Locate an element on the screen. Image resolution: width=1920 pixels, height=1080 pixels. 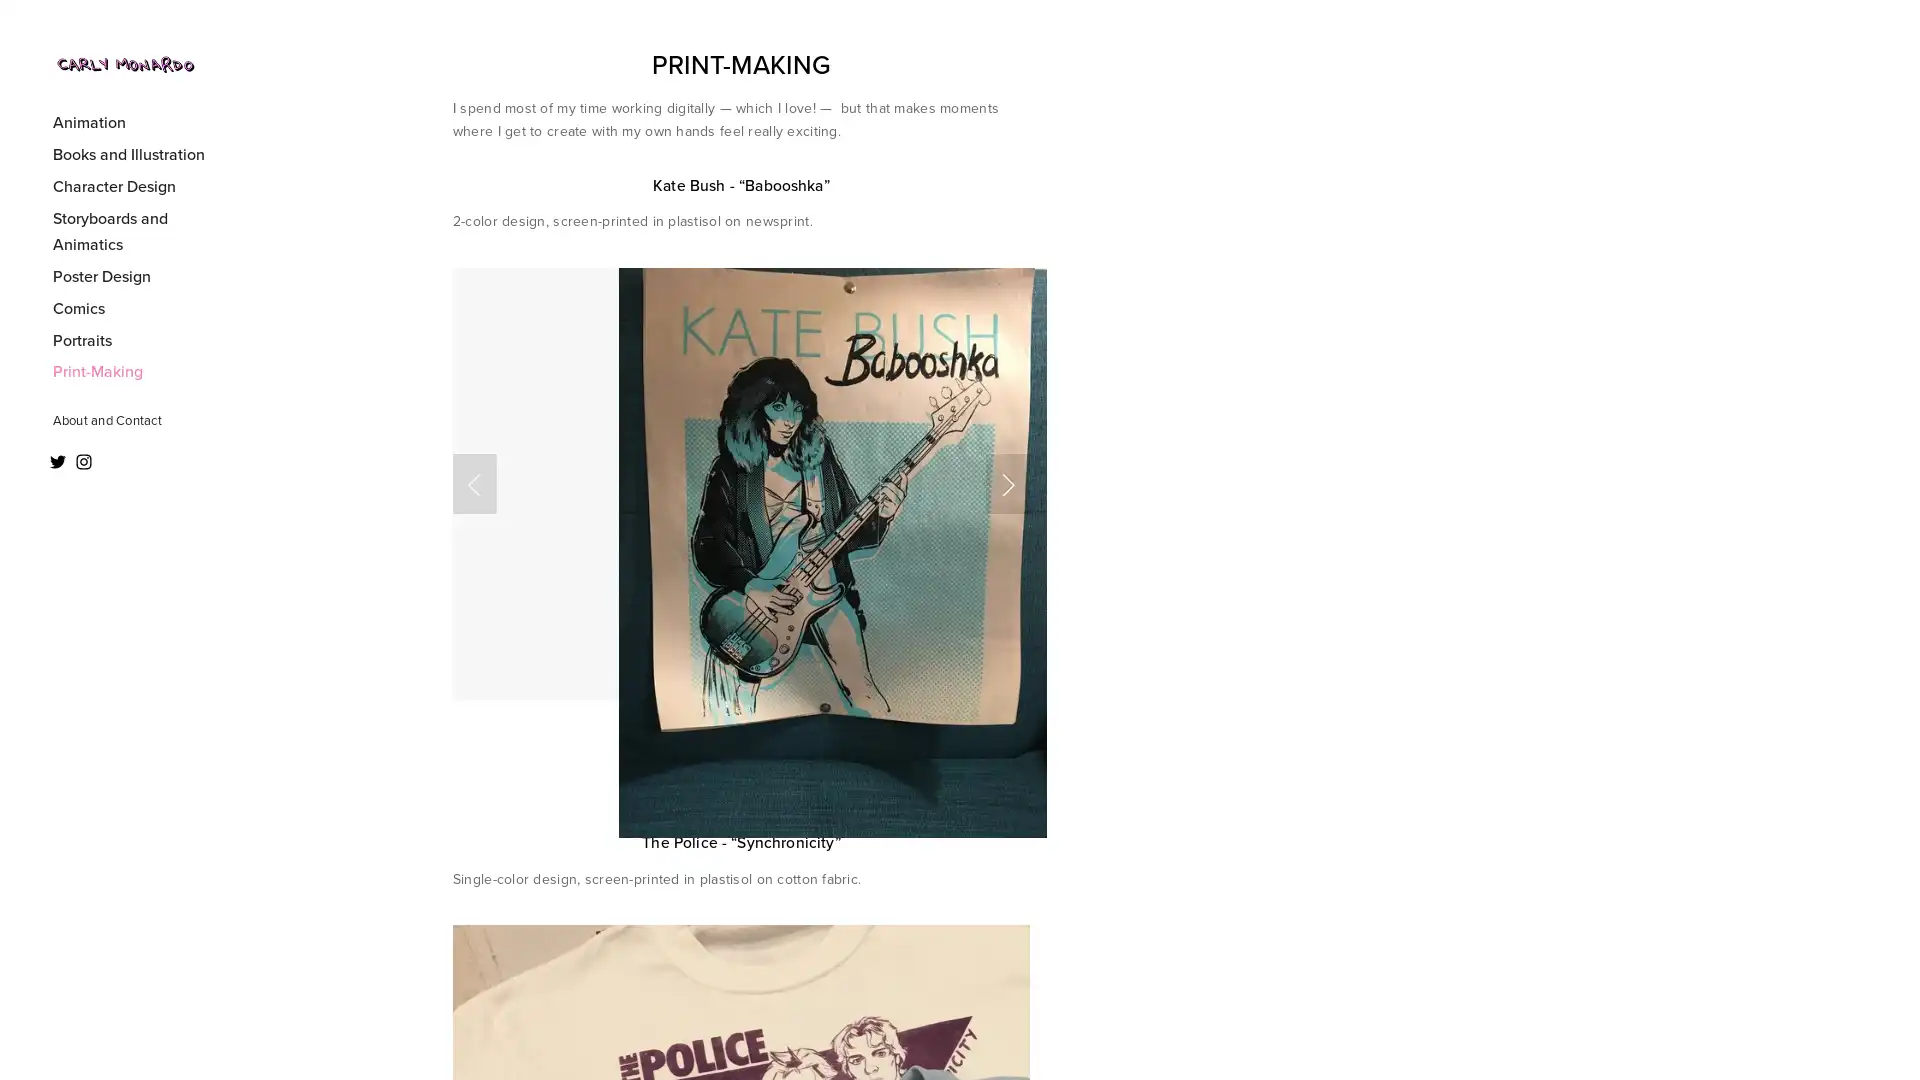
Slide 3 is located at coordinates (801, 759).